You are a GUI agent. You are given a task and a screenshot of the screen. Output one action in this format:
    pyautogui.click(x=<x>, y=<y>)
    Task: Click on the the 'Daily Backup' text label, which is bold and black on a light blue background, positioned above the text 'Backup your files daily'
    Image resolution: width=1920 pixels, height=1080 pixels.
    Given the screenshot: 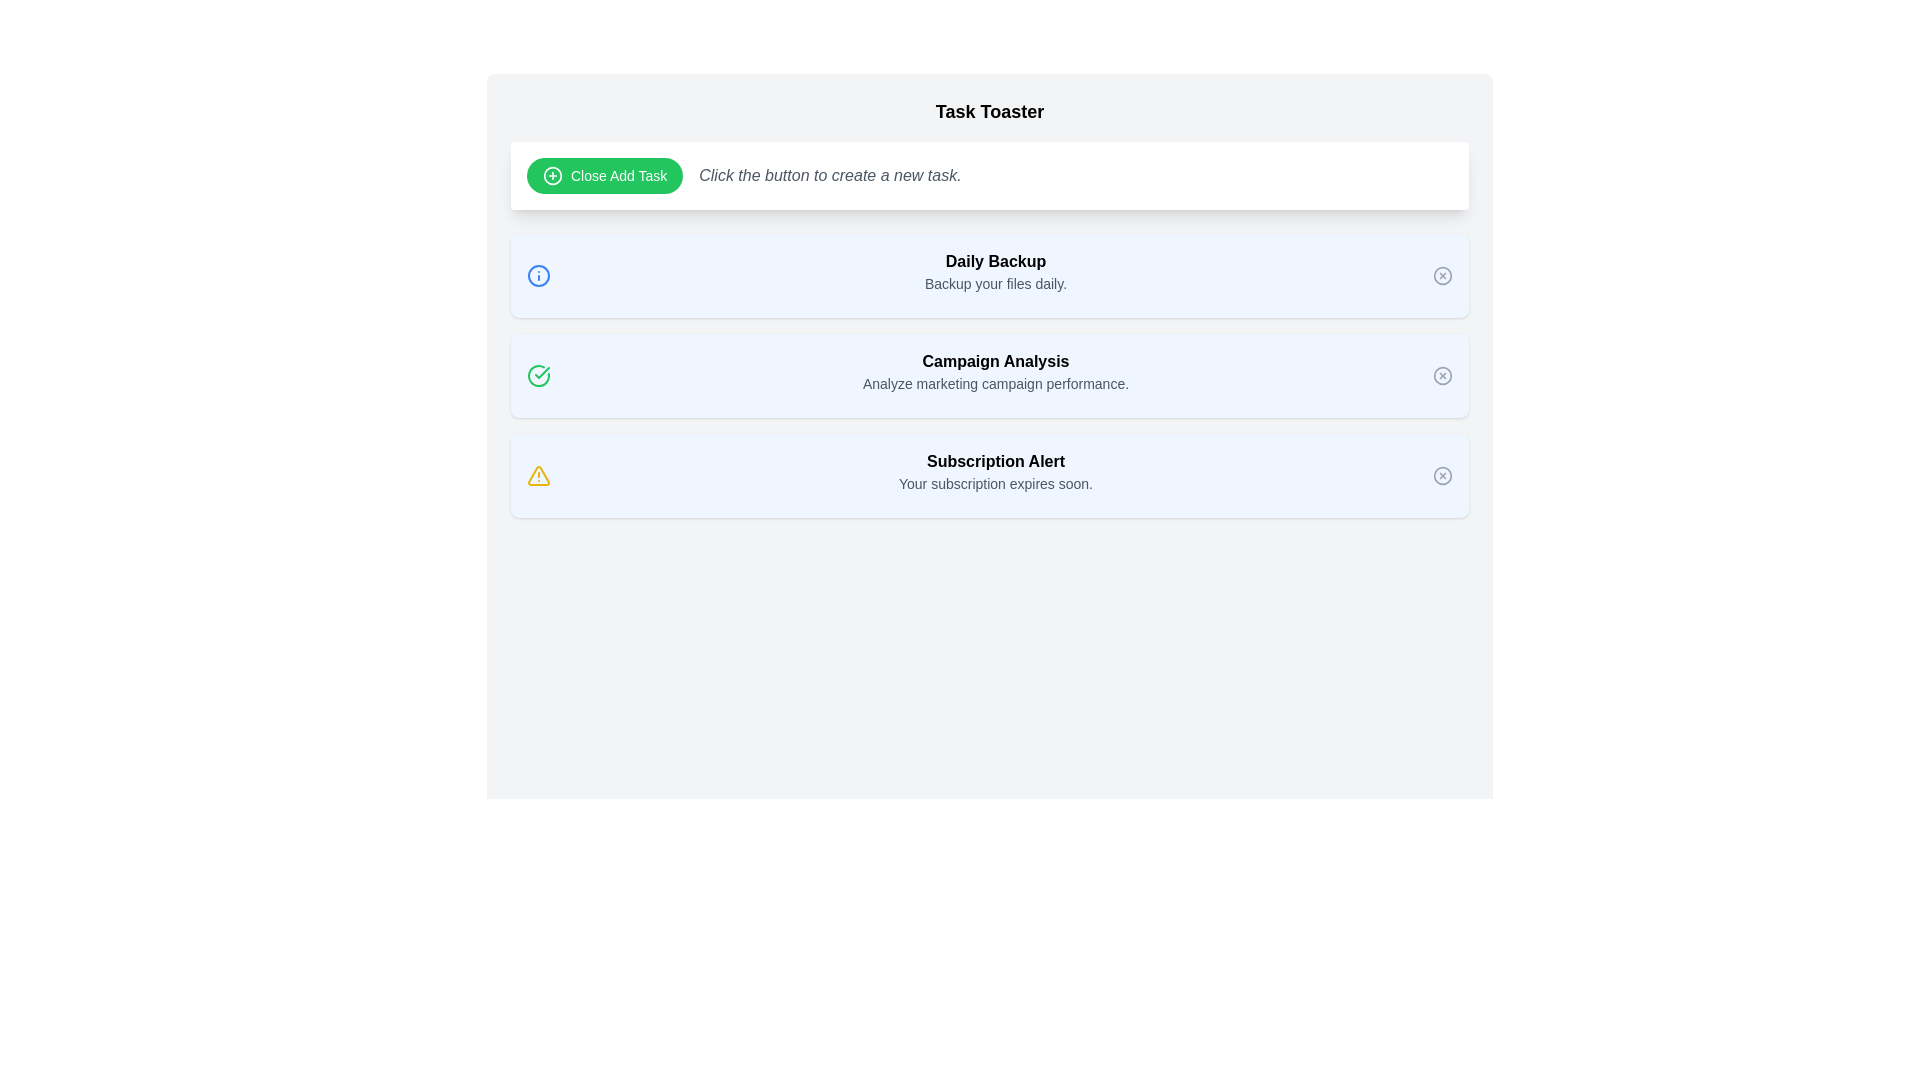 What is the action you would take?
    pyautogui.click(x=996, y=261)
    